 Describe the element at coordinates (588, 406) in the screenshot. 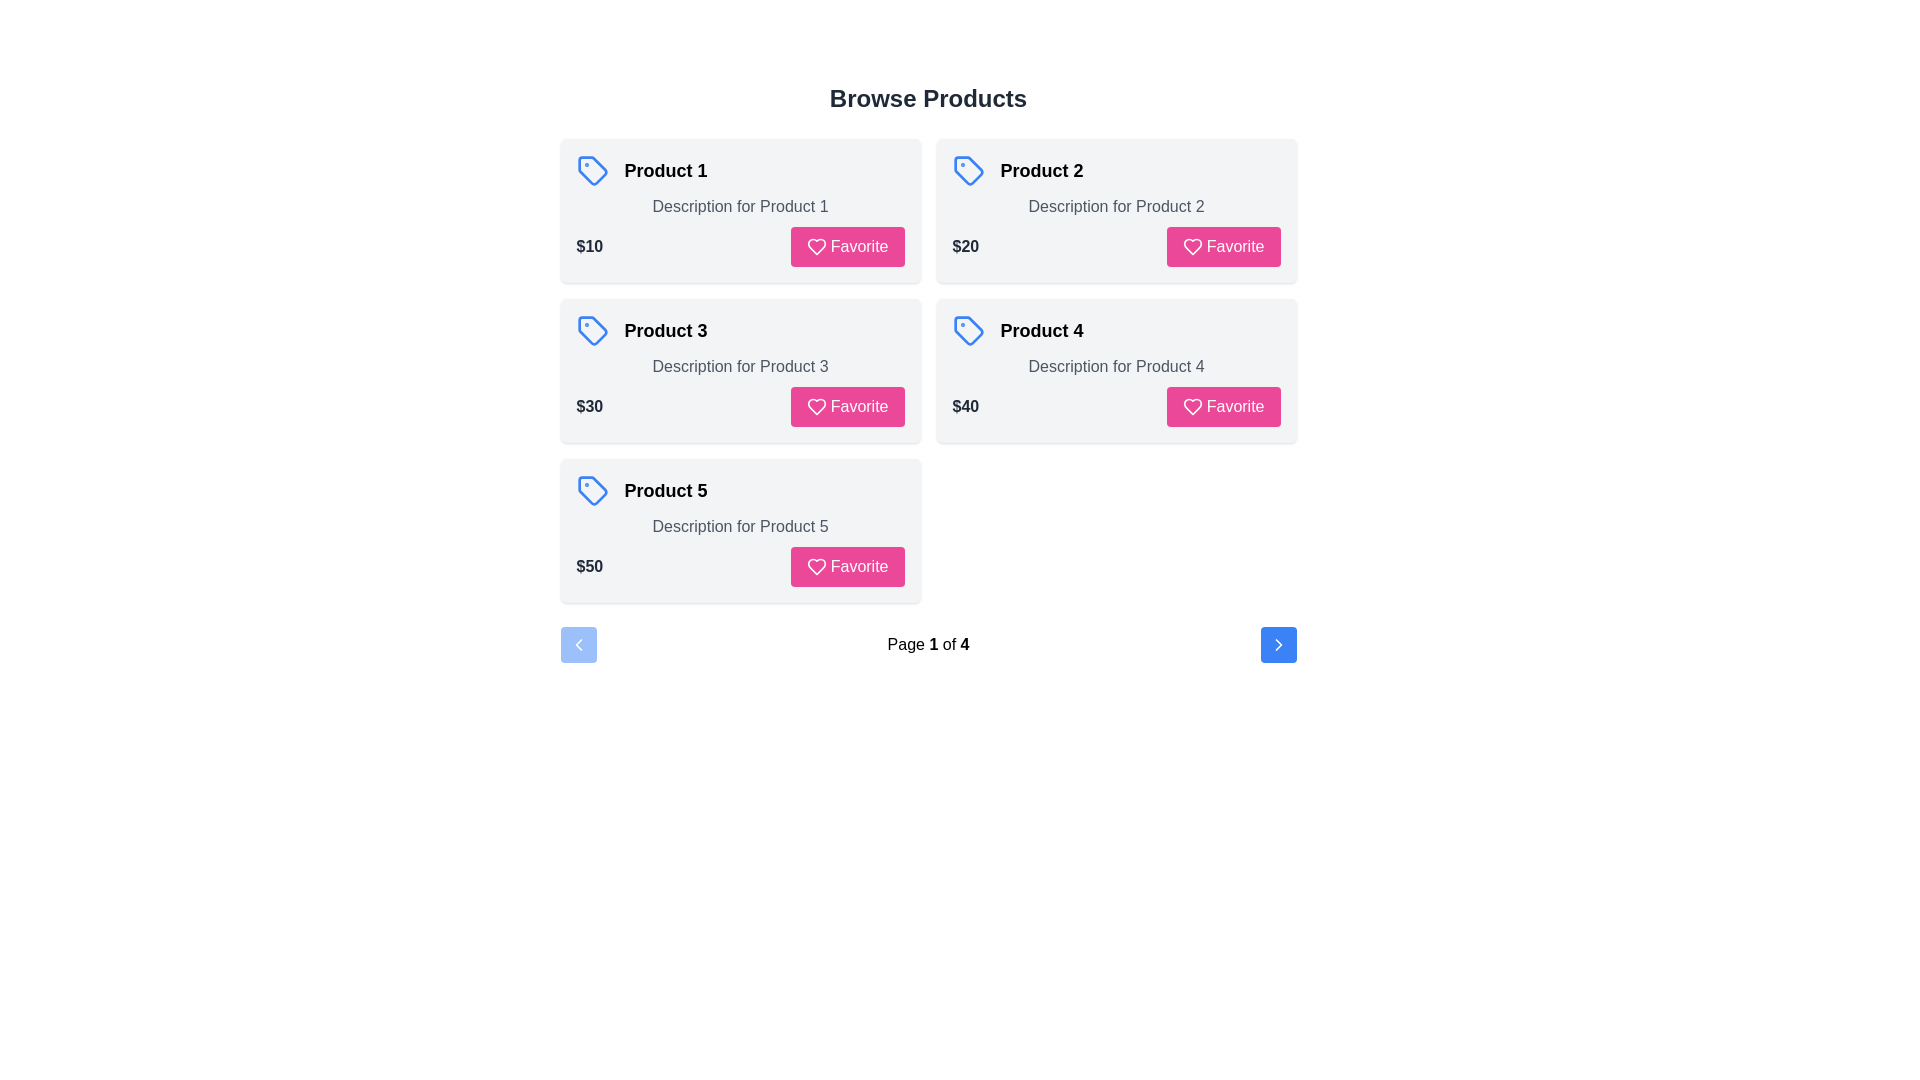

I see `the price text label located in the third card of the left column, which informs the user about the cost of the item` at that location.